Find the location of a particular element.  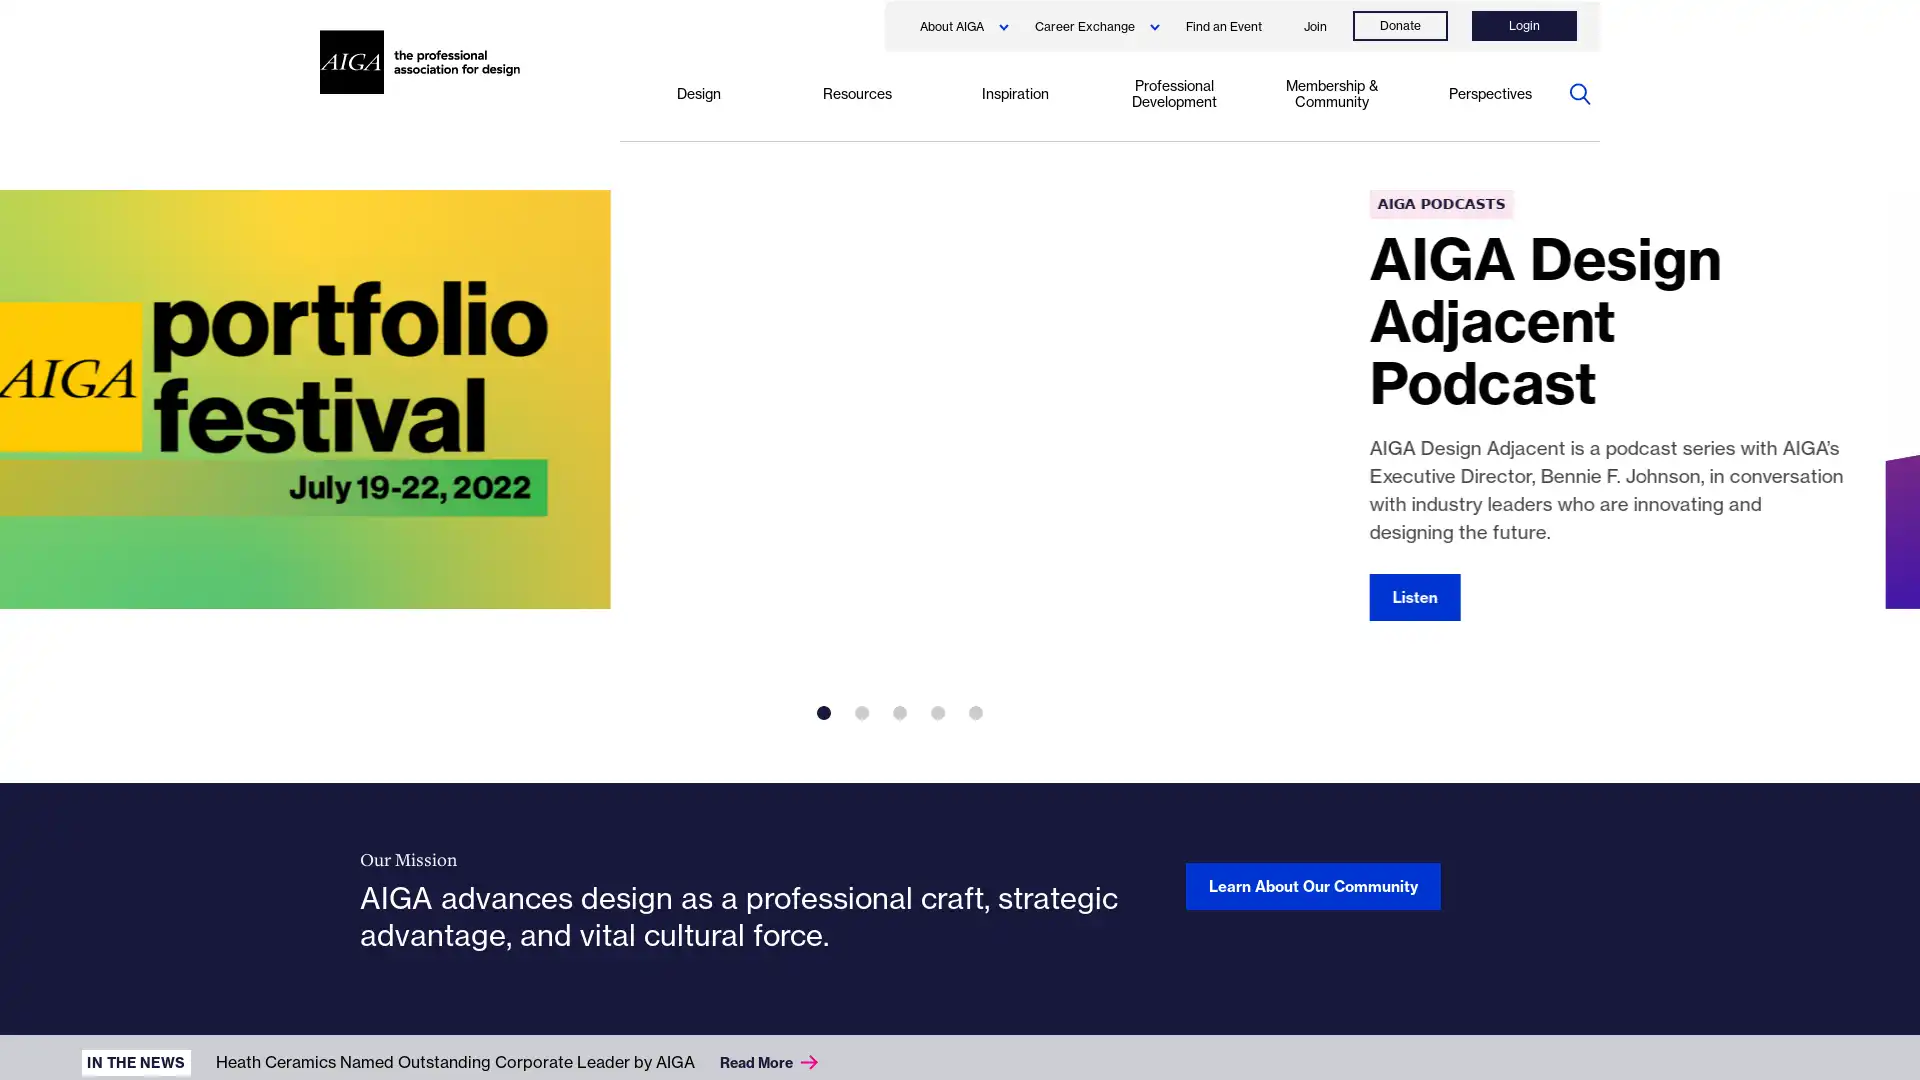

5 of 5 is located at coordinates (975, 712).